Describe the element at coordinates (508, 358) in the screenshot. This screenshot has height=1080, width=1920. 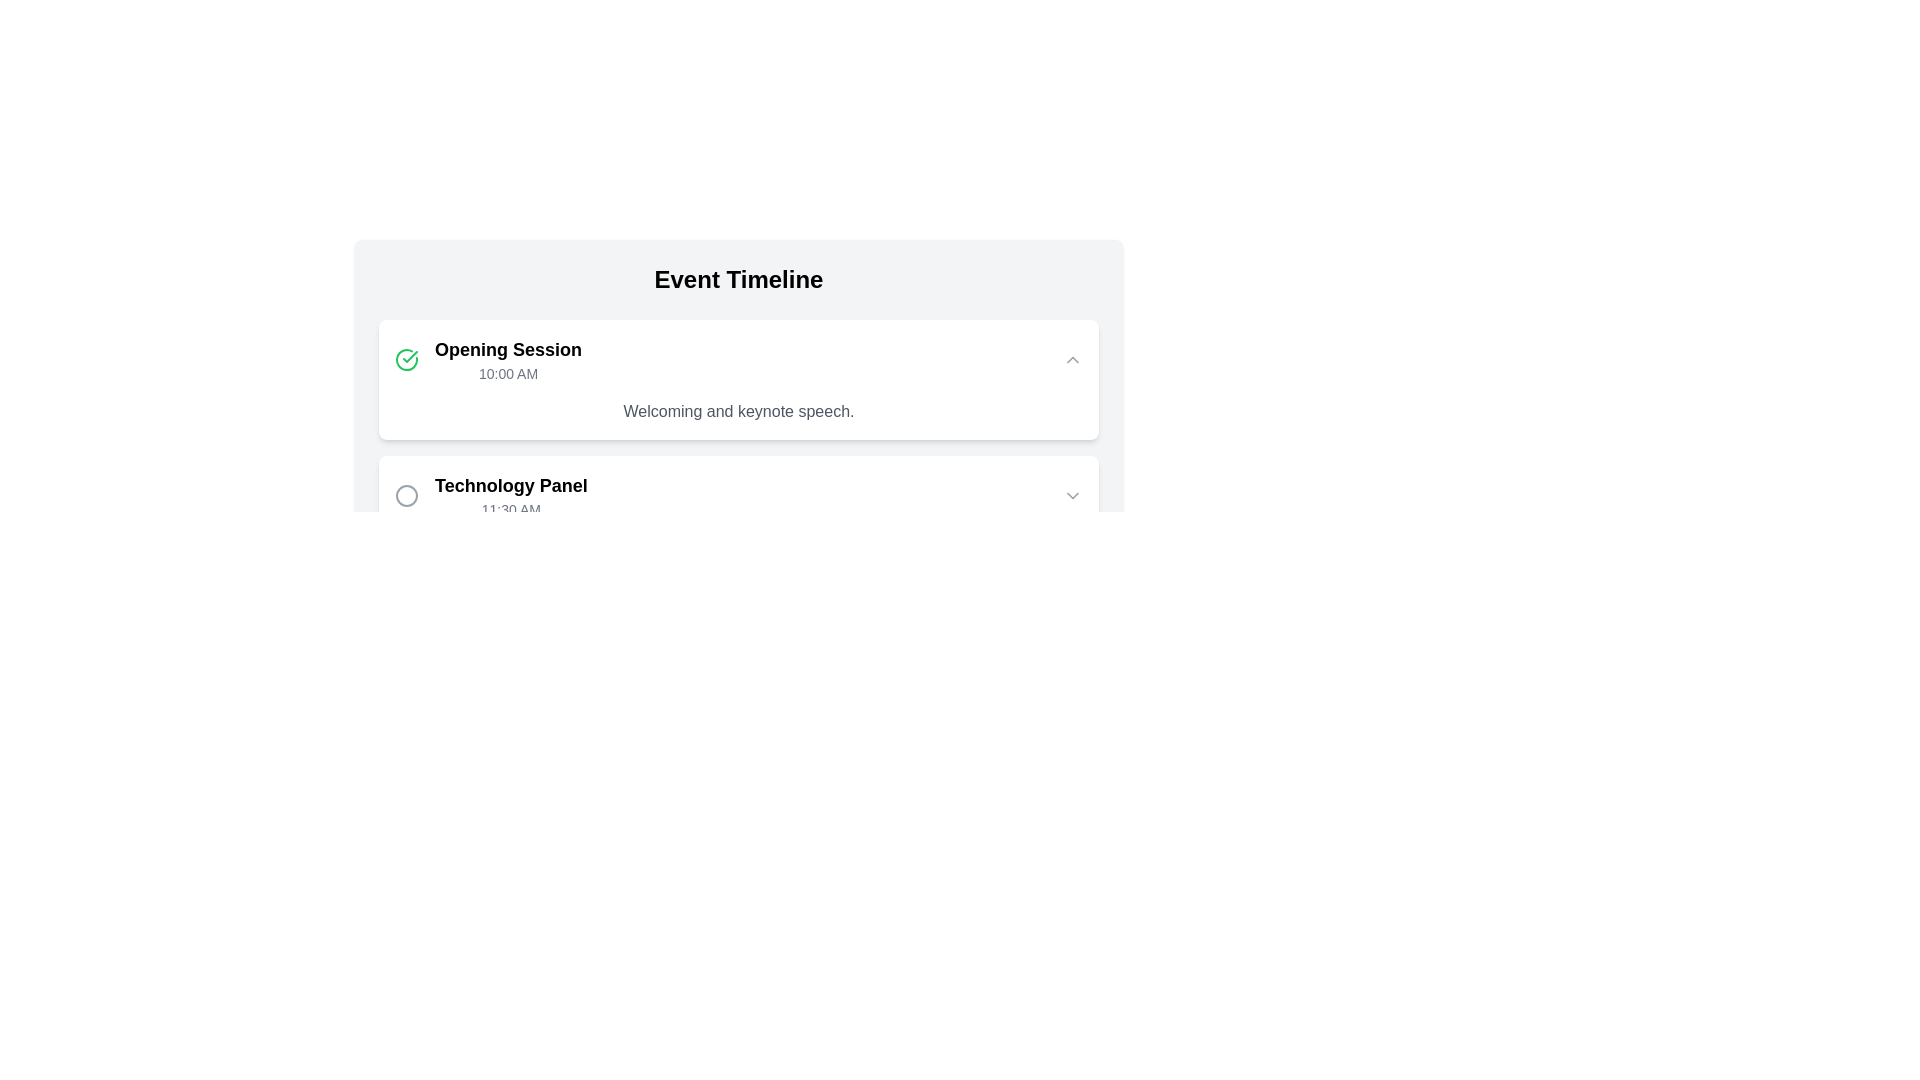
I see `the 'Opening Session' text block, which displays 'Opening Session' in bold and '10:00 AM' below it` at that location.